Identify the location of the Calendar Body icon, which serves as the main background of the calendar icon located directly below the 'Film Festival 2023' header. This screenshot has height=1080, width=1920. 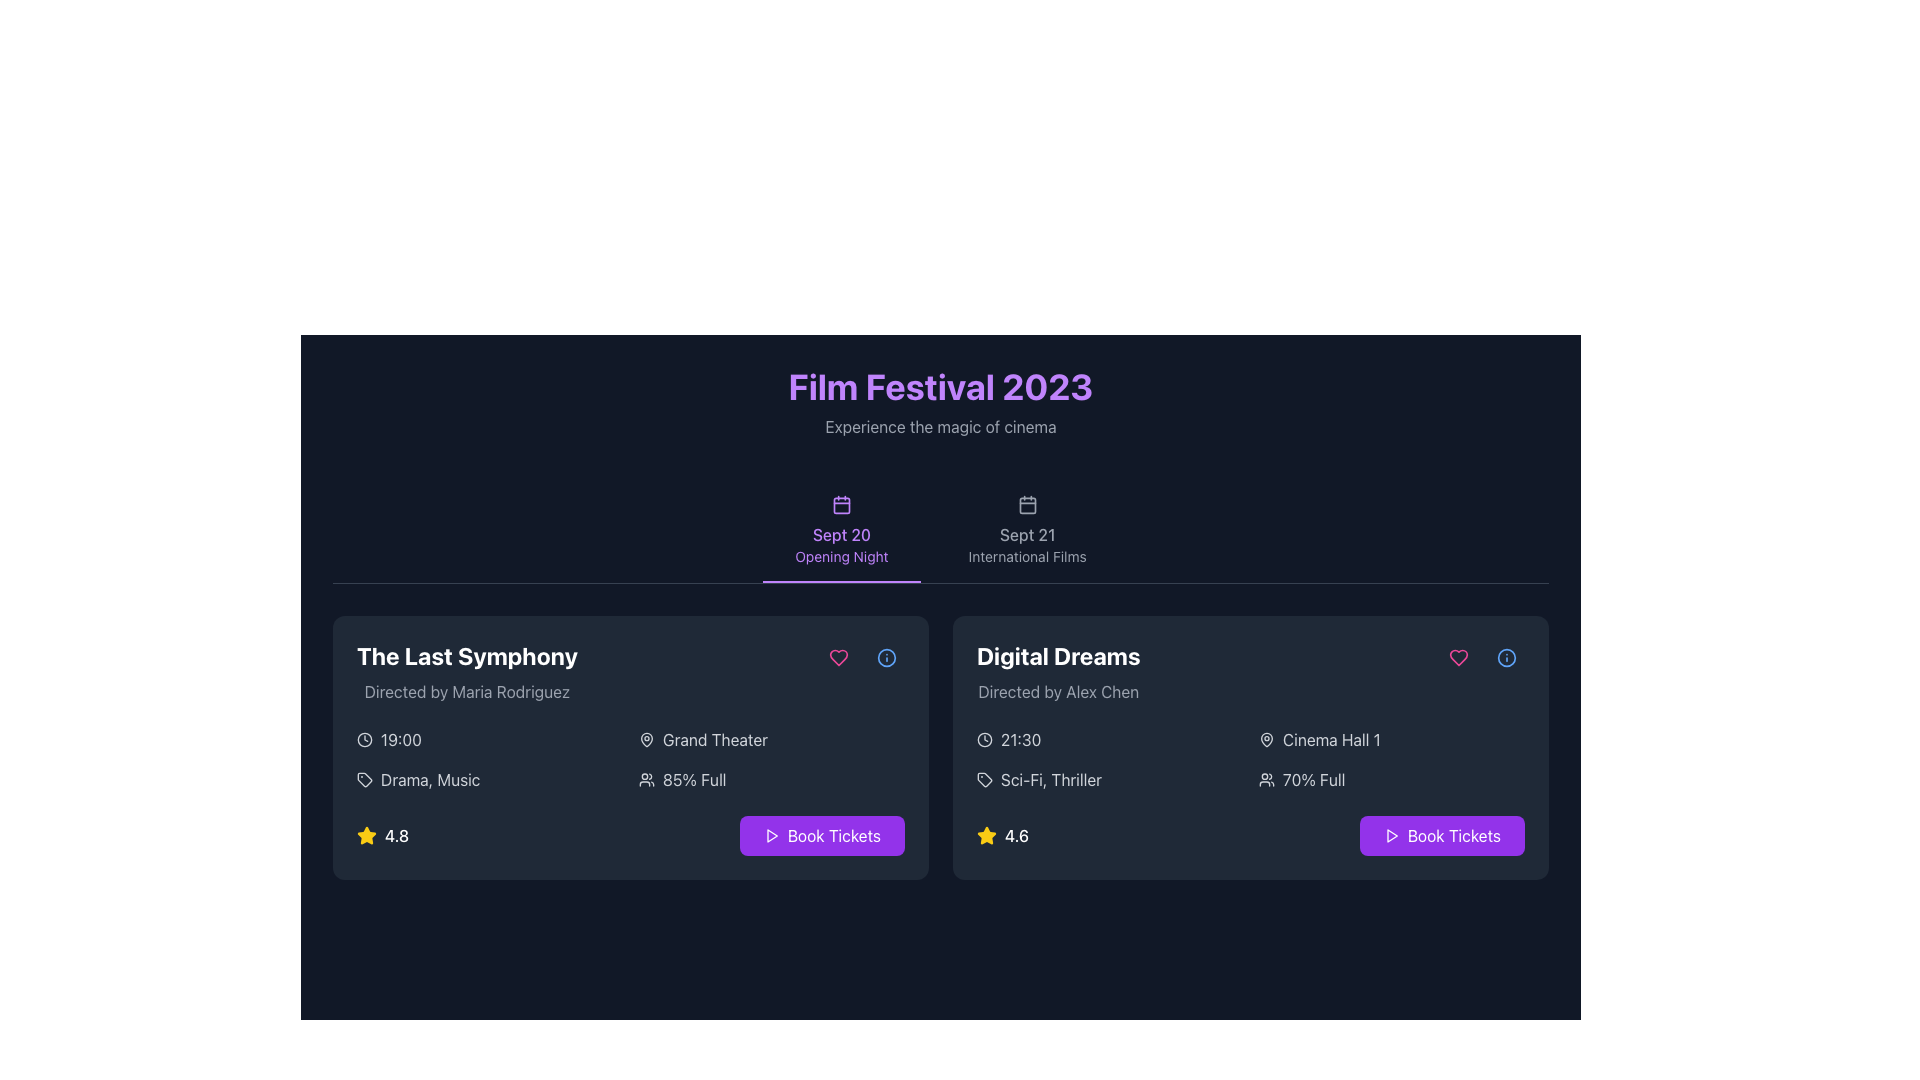
(1027, 504).